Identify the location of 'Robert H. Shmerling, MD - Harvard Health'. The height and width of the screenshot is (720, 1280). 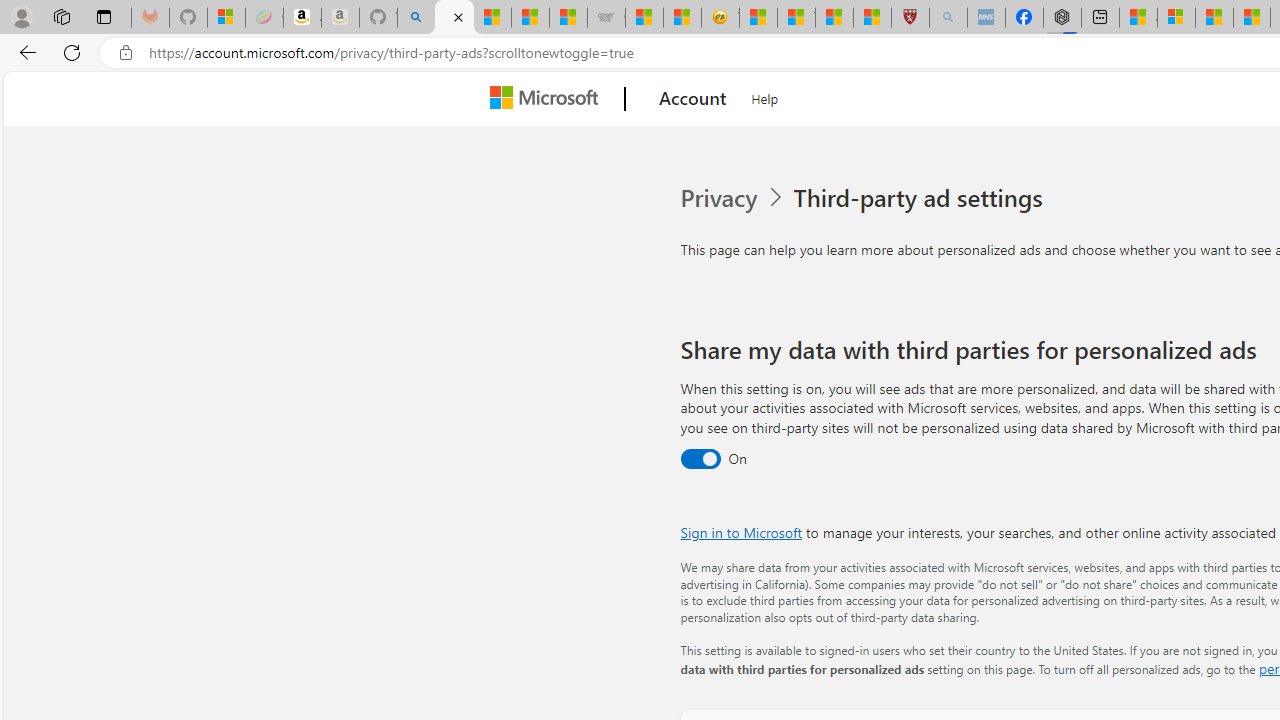
(909, 17).